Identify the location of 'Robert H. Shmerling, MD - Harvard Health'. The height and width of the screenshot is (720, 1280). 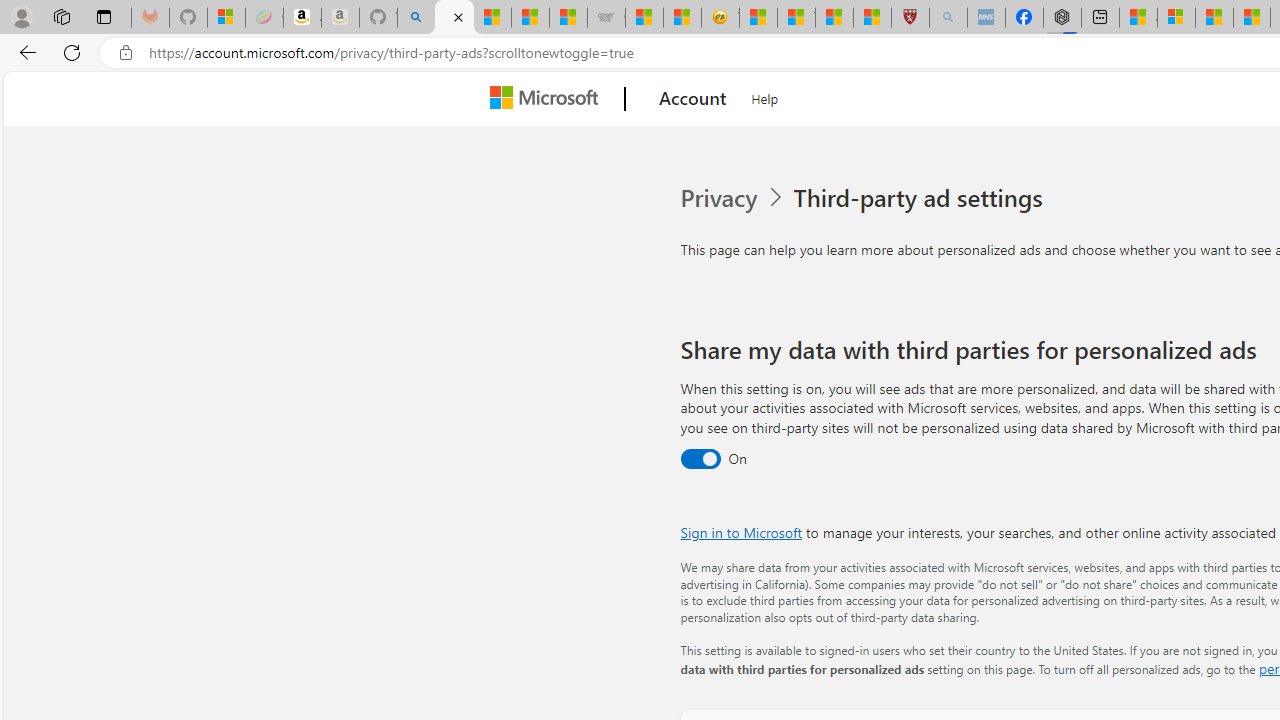
(909, 17).